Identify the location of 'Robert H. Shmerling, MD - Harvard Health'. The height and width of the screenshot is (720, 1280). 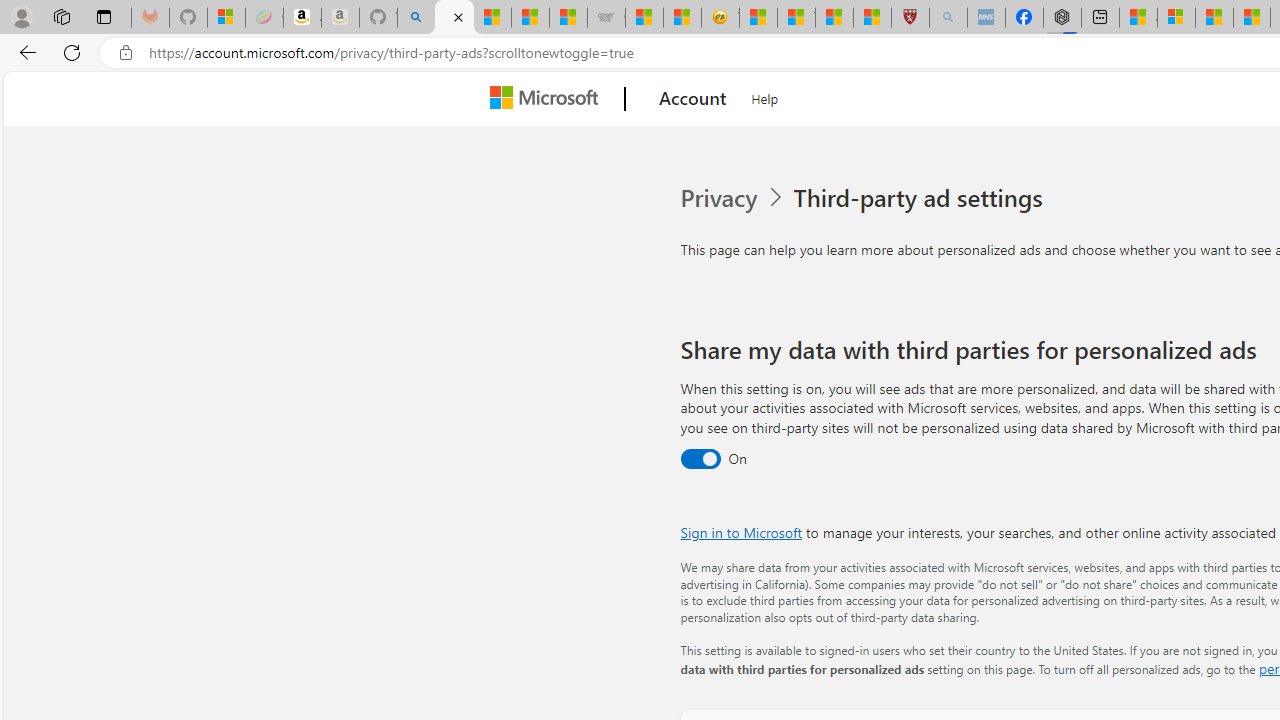
(909, 17).